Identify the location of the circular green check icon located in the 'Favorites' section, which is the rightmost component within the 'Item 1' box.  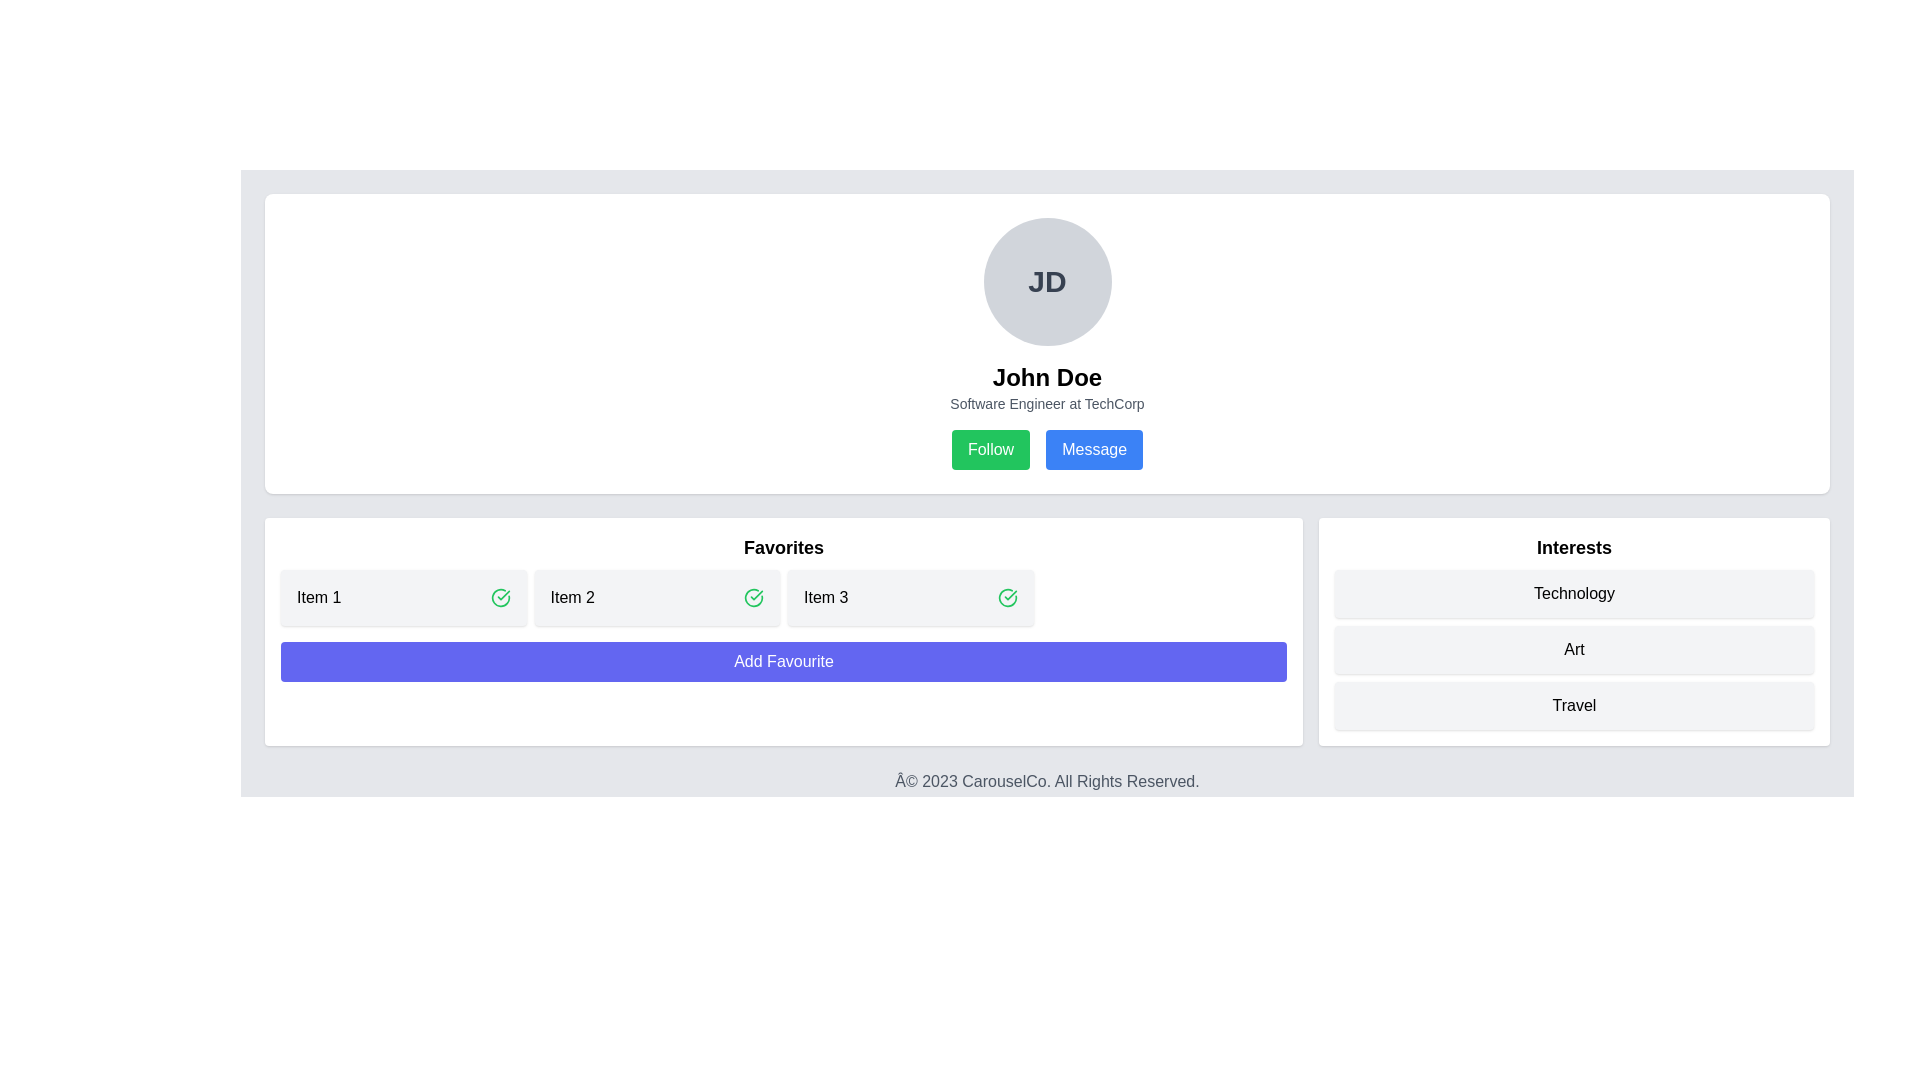
(500, 596).